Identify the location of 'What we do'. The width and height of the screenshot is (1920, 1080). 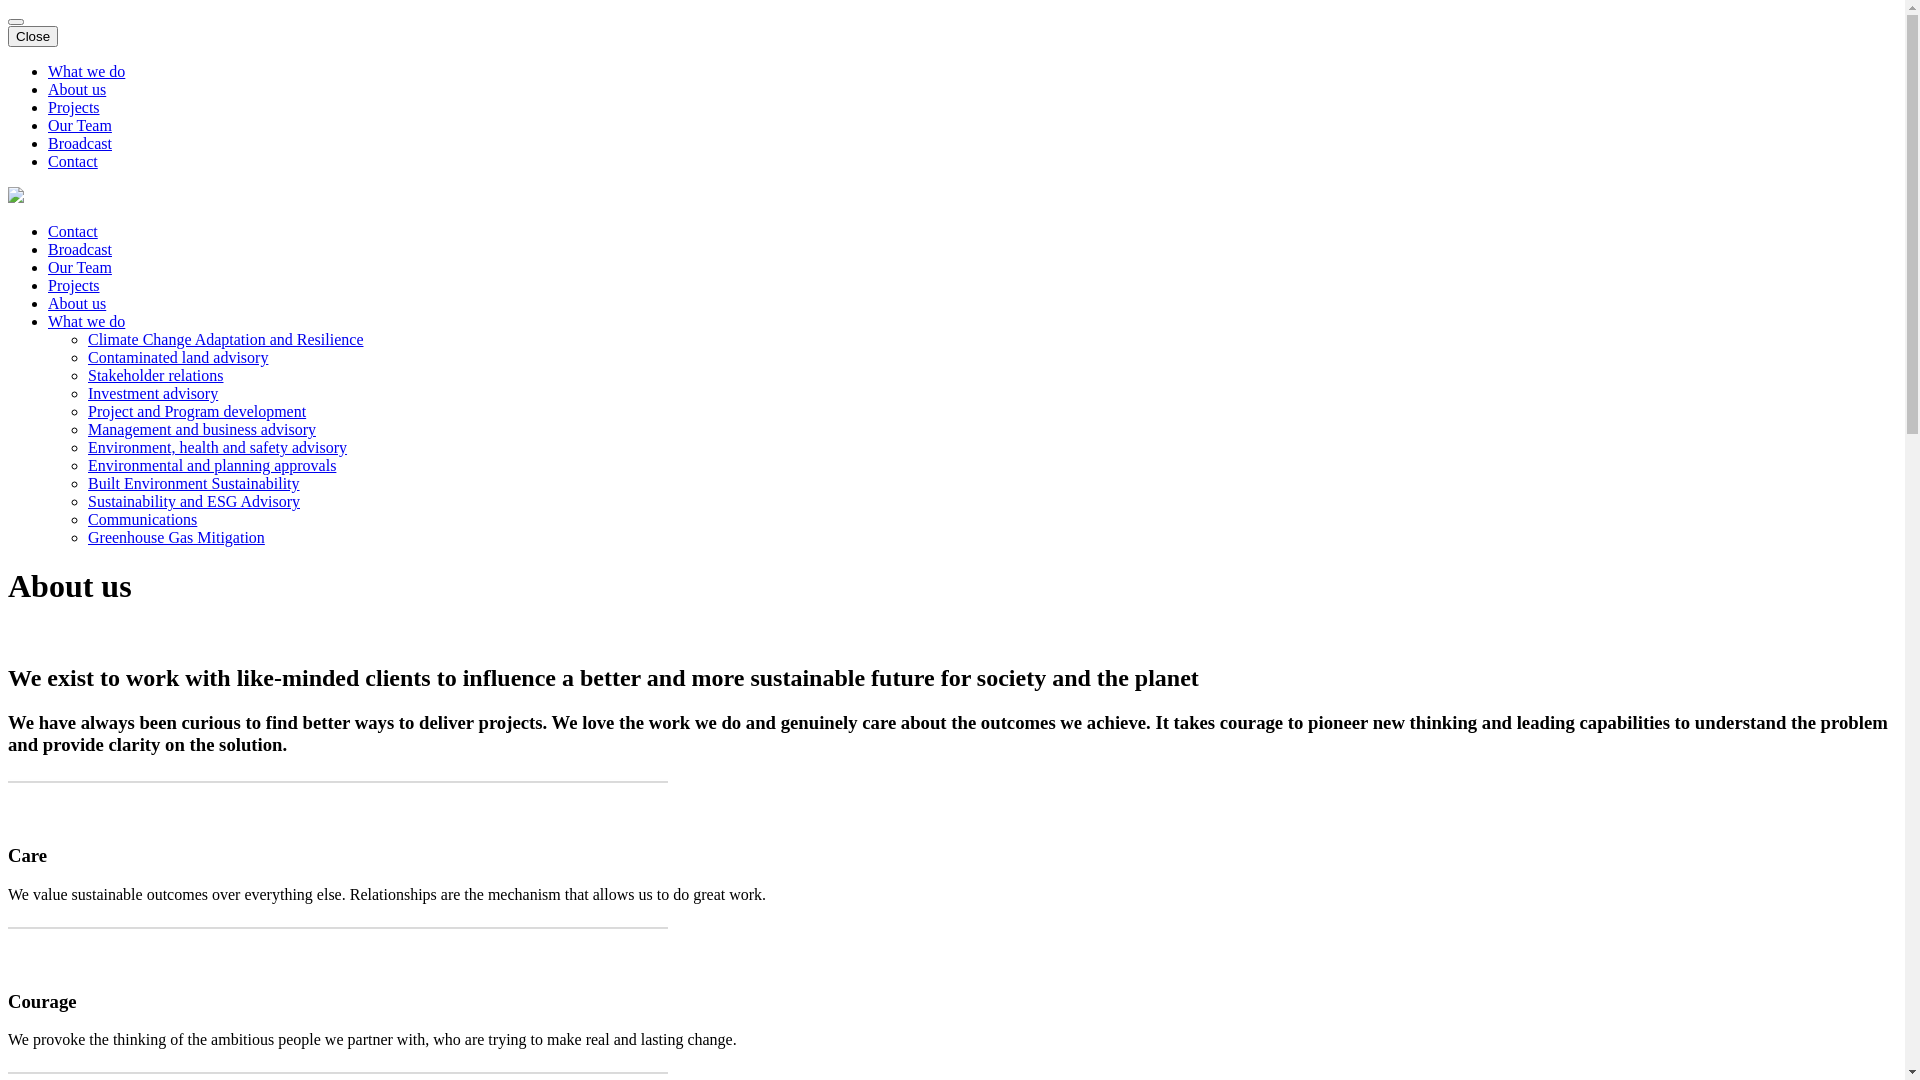
(48, 70).